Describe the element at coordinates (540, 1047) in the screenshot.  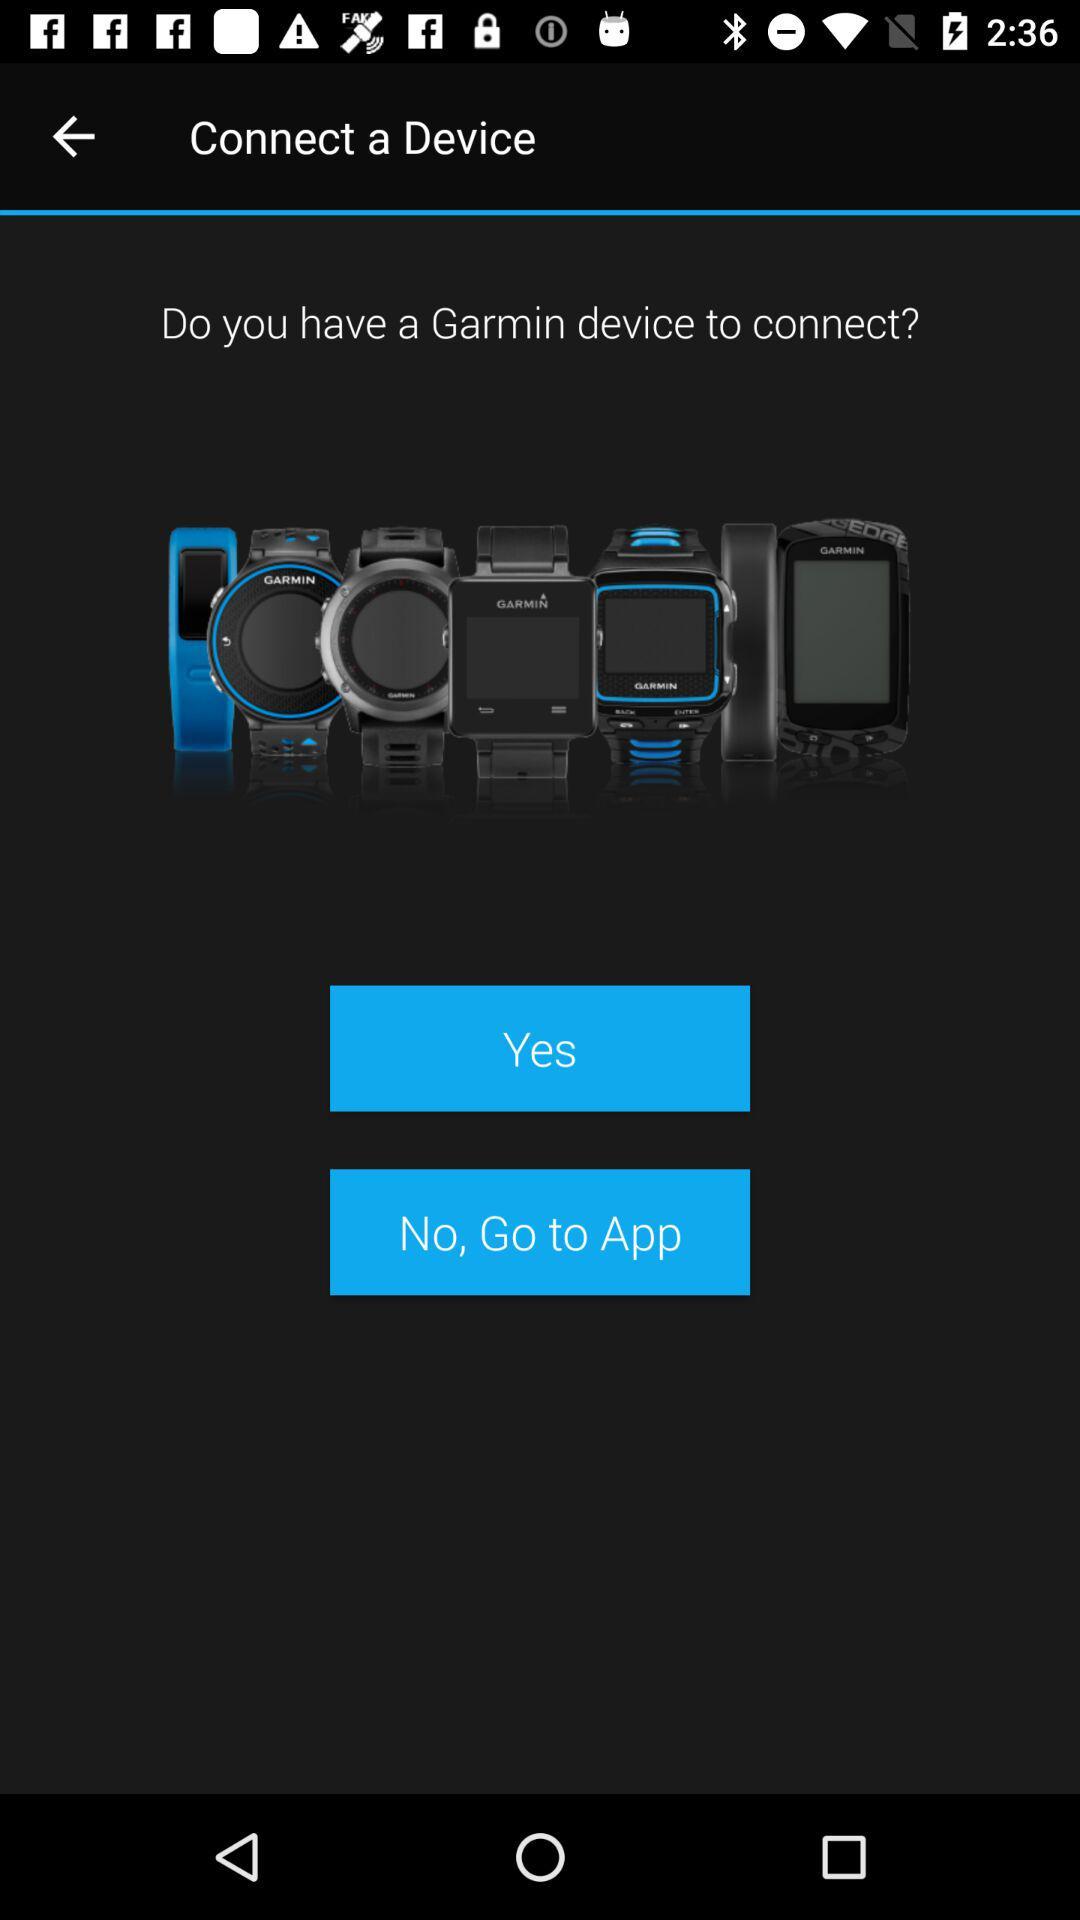
I see `icon above no go to item` at that location.